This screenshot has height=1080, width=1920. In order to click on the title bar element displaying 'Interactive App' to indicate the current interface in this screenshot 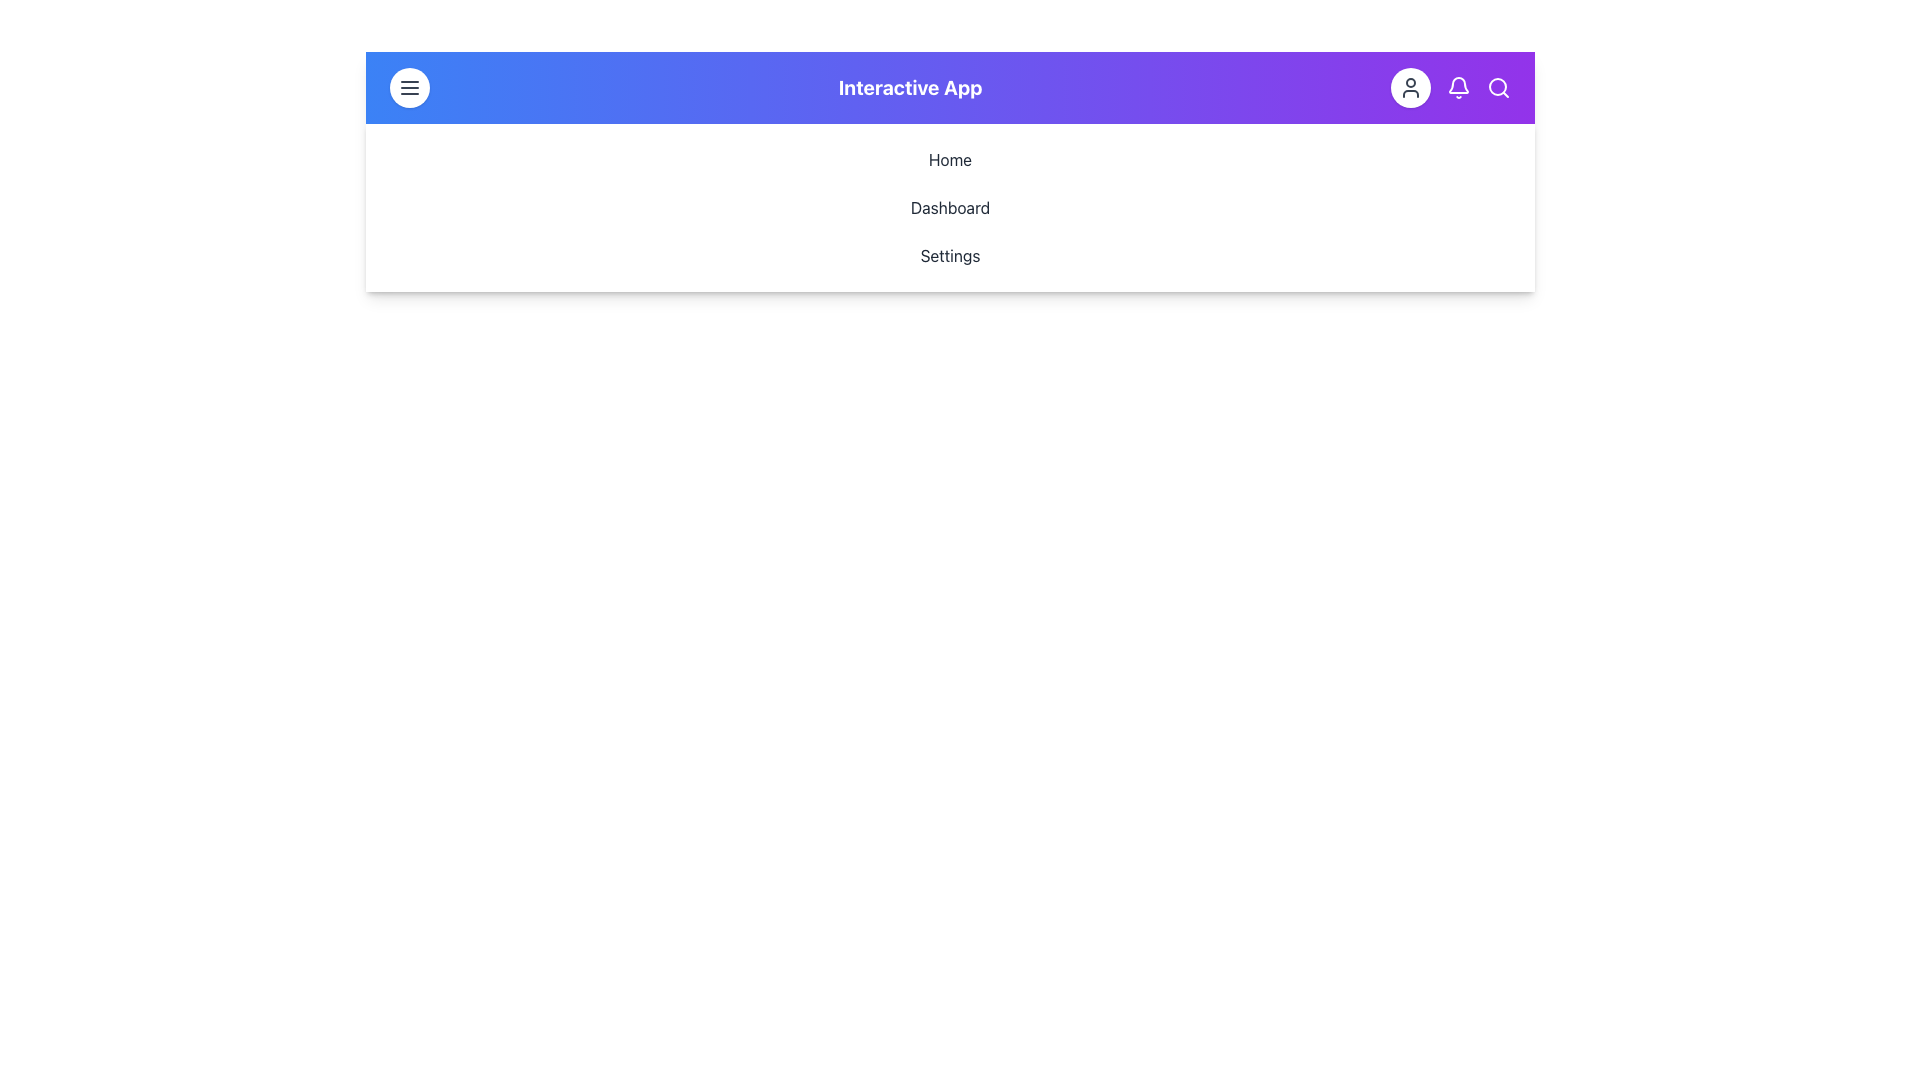, I will do `click(949, 87)`.